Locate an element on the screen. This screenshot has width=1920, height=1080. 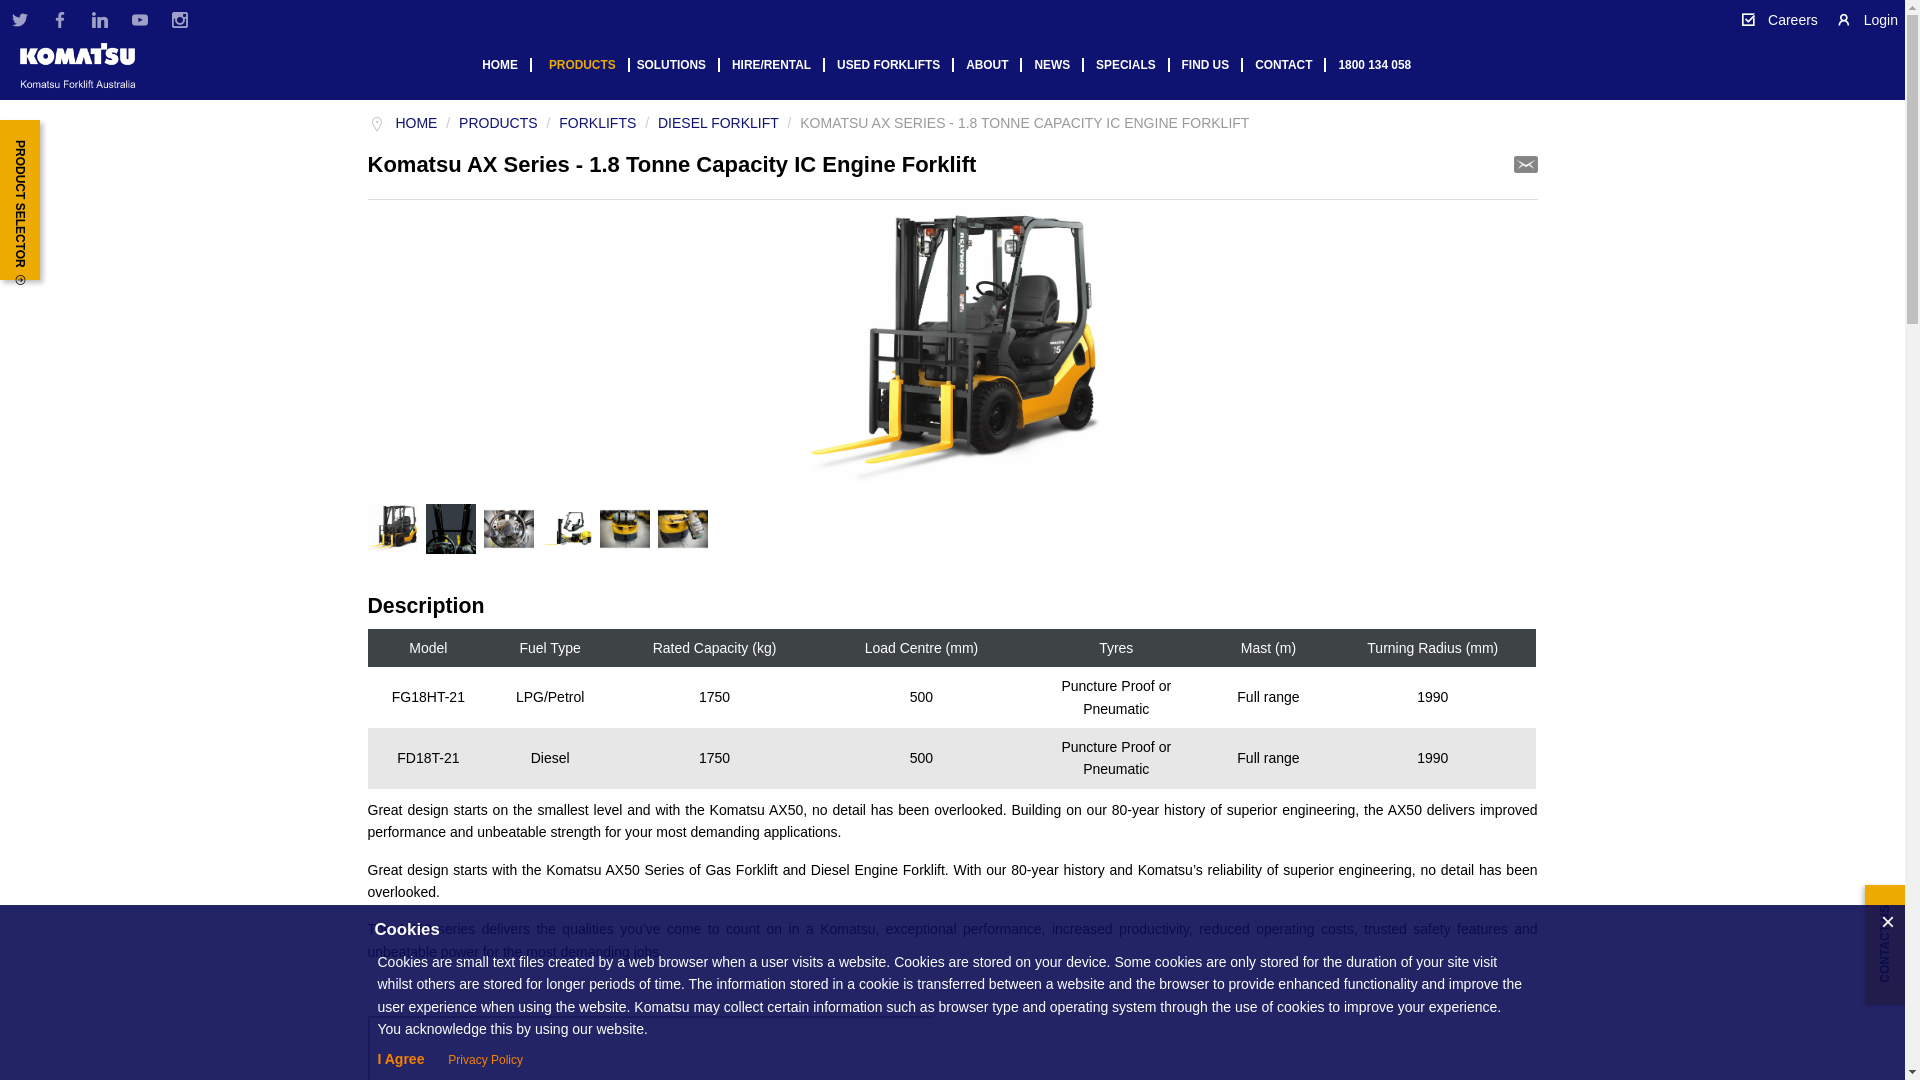
'1800 134 058' is located at coordinates (1379, 64).